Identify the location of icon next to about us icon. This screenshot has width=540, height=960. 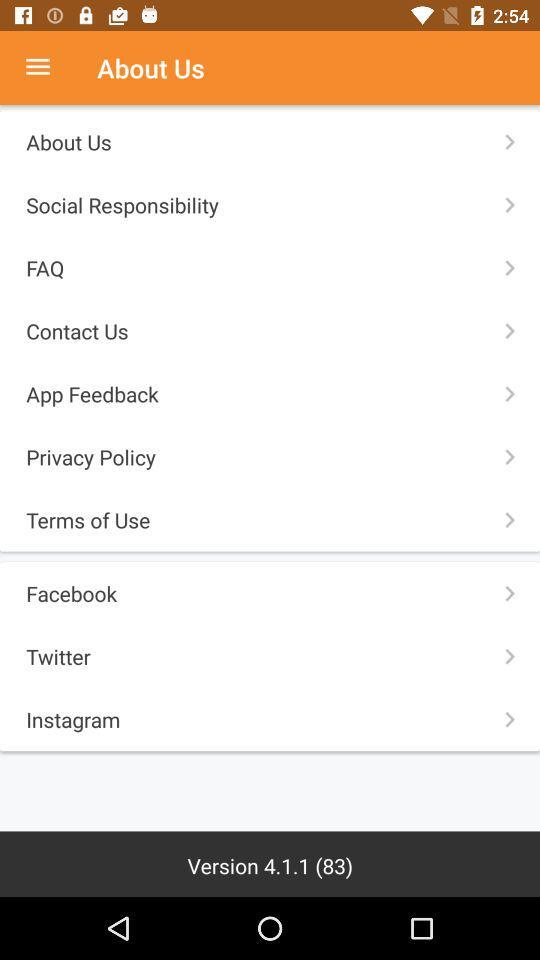
(48, 68).